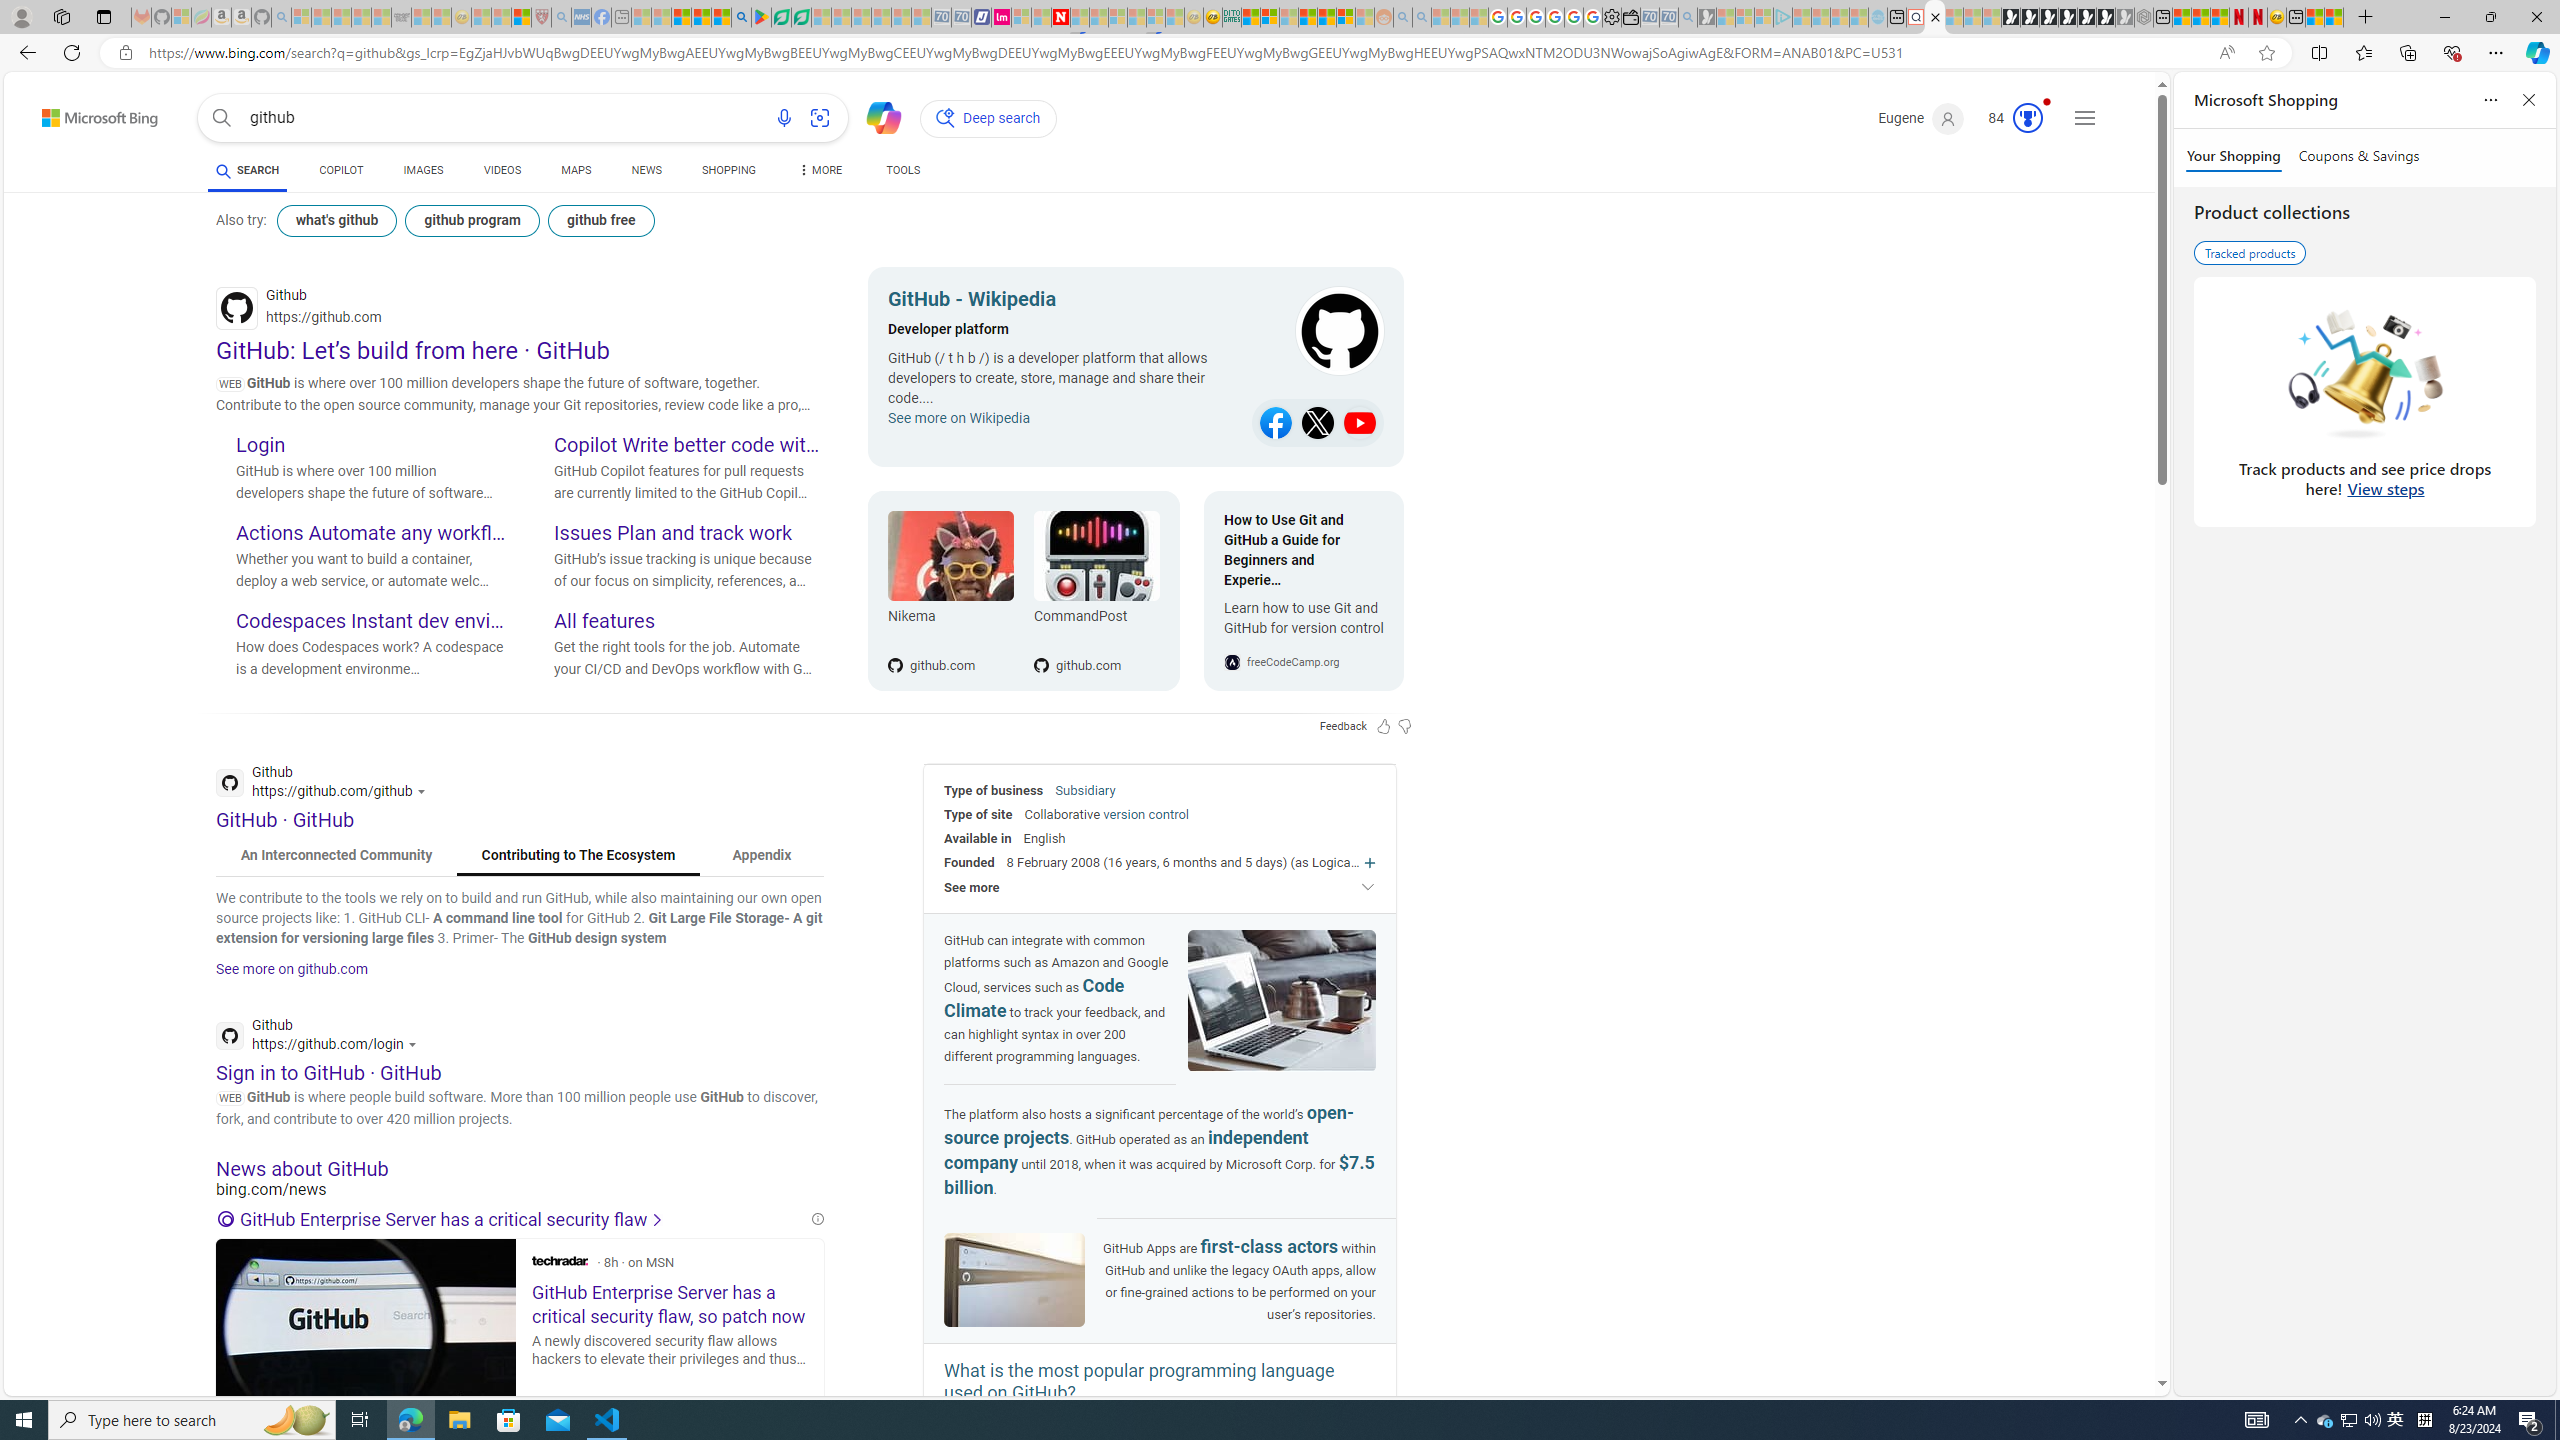  What do you see at coordinates (1687, 16) in the screenshot?
I see `'Bing Real Estate - Home sales and rental listings - Sleeping'` at bounding box center [1687, 16].